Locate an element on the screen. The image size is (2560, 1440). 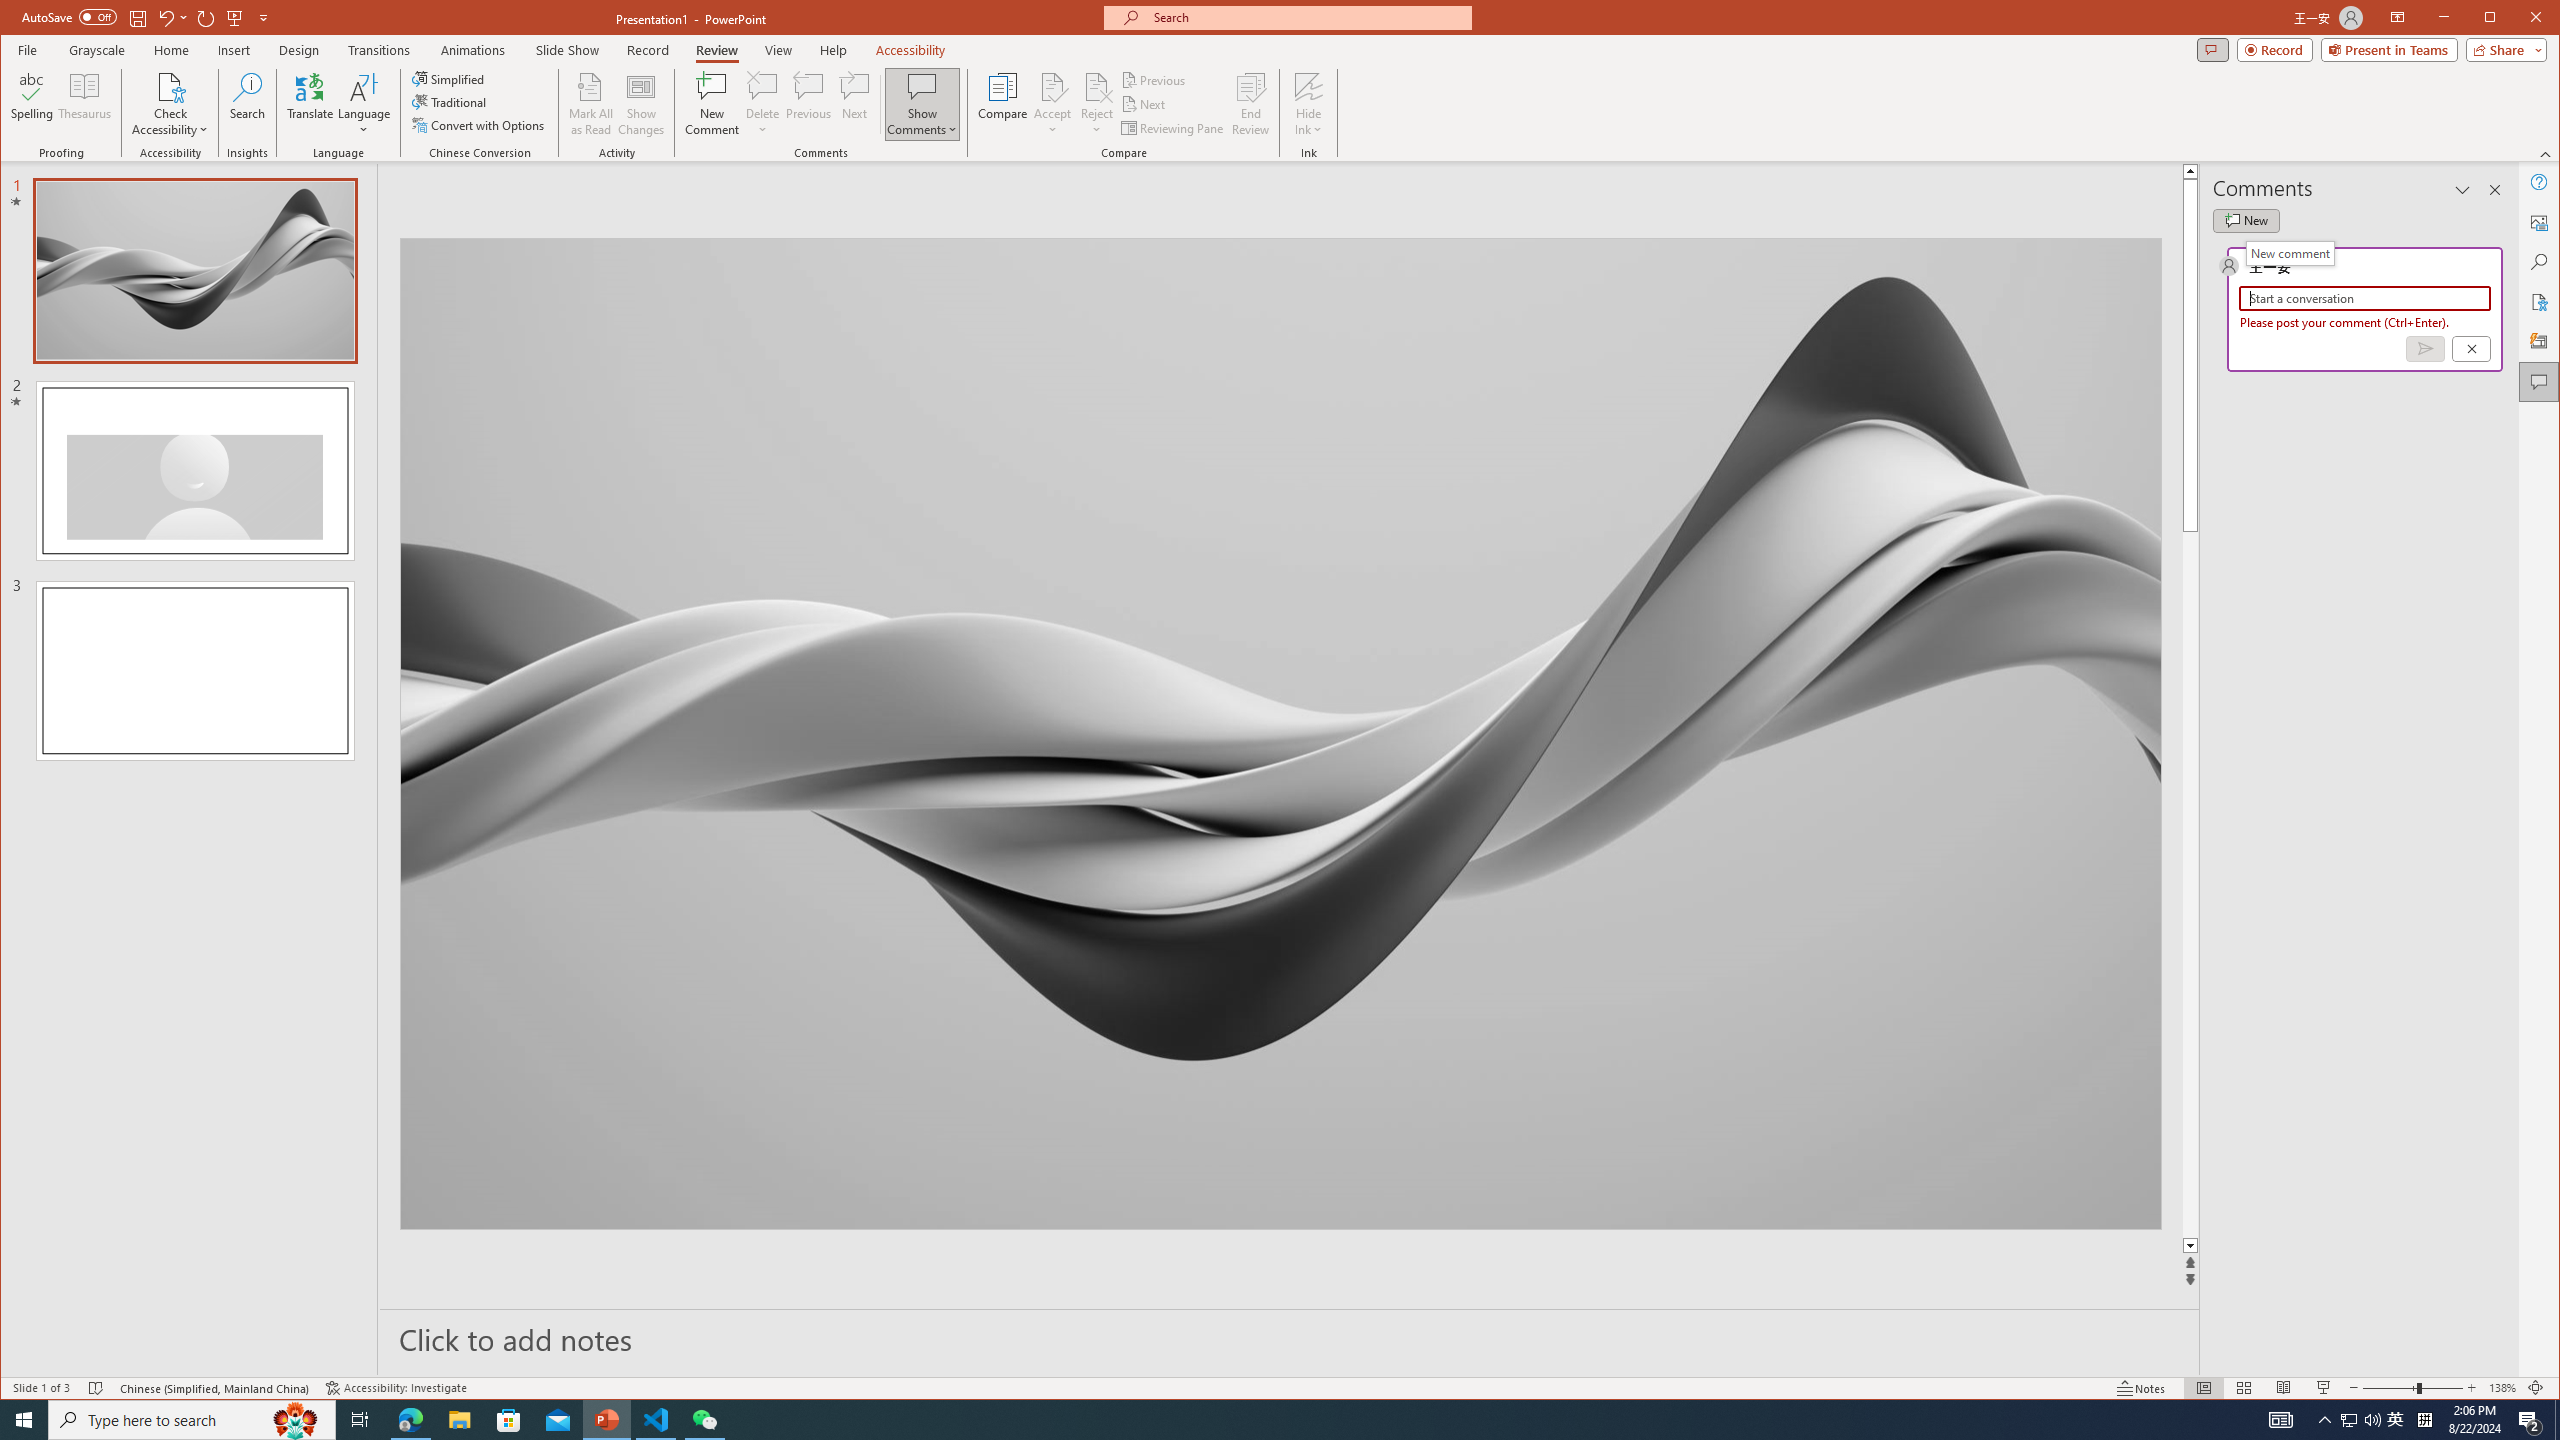
'Maximize' is located at coordinates (2519, 19).